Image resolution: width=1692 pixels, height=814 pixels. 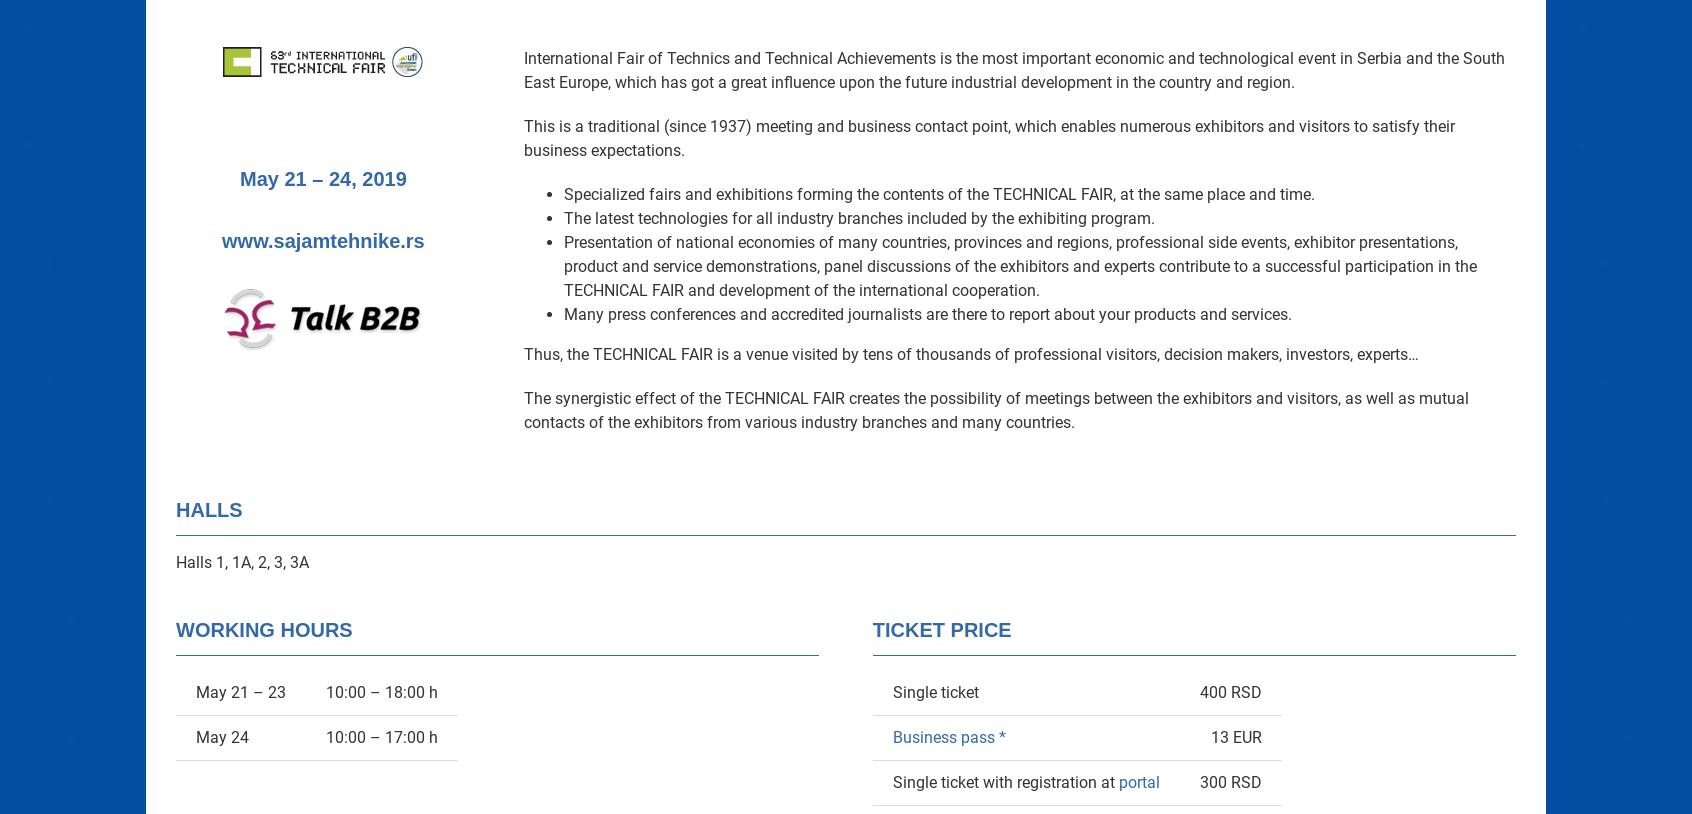 What do you see at coordinates (941, 630) in the screenshot?
I see `'TICKET PRICE'` at bounding box center [941, 630].